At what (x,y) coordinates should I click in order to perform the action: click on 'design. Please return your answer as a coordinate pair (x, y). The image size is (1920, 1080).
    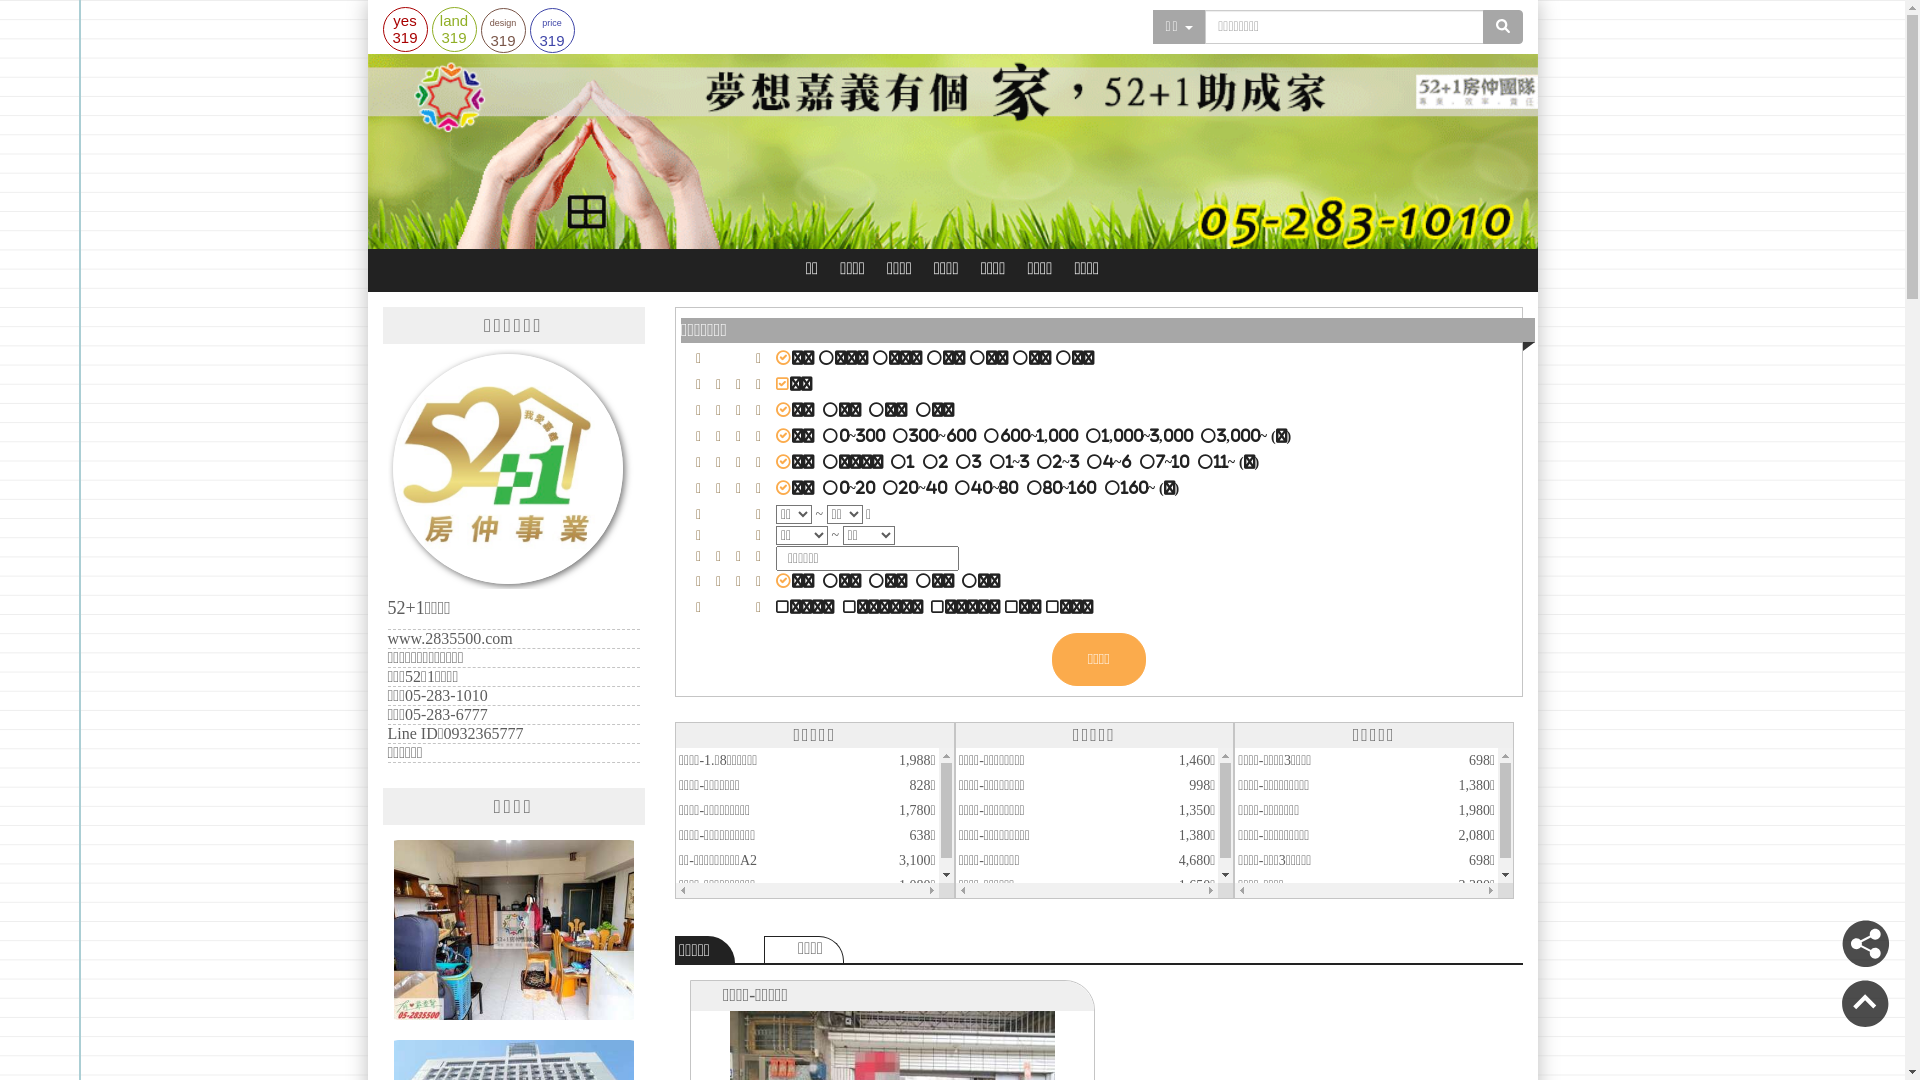
    Looking at the image, I should click on (480, 30).